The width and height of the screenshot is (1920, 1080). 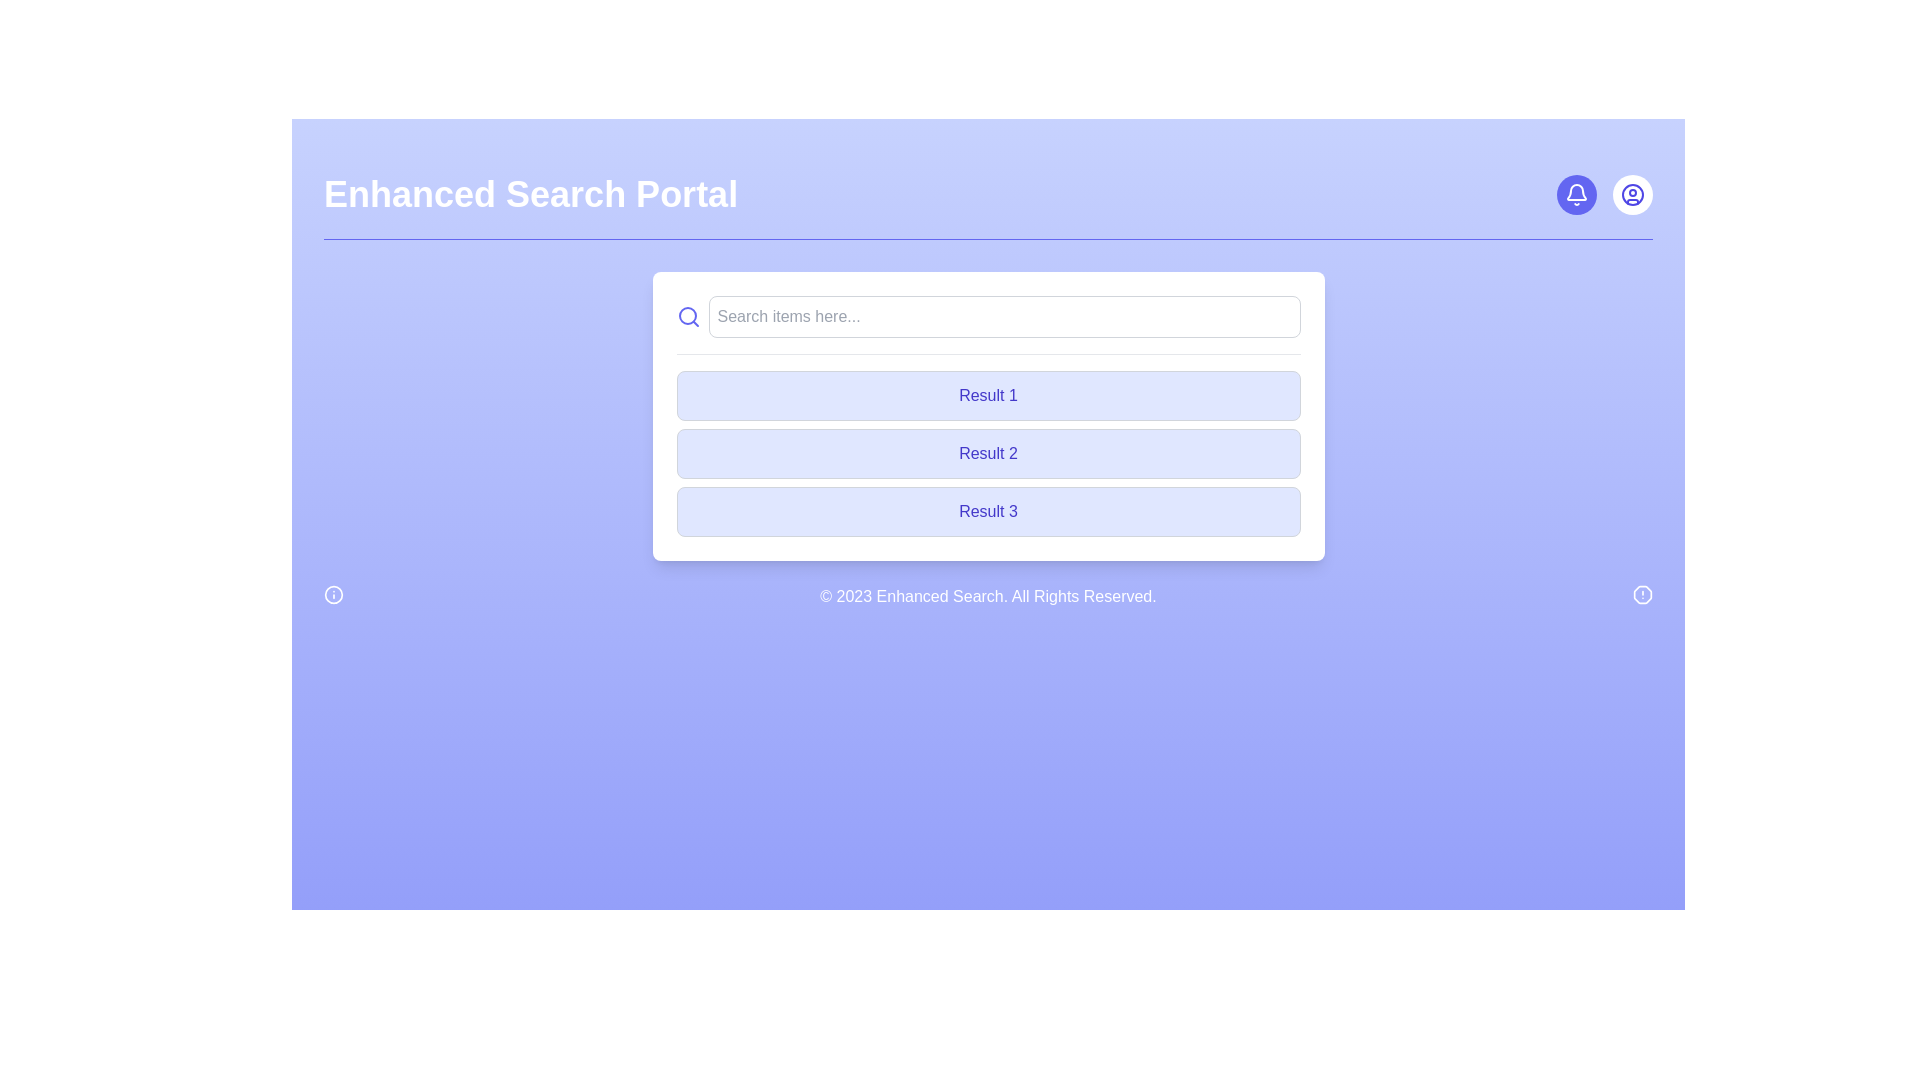 I want to click on the decorative circular border of the user account icon located in the upper-right corner of the interface, so click(x=1632, y=195).